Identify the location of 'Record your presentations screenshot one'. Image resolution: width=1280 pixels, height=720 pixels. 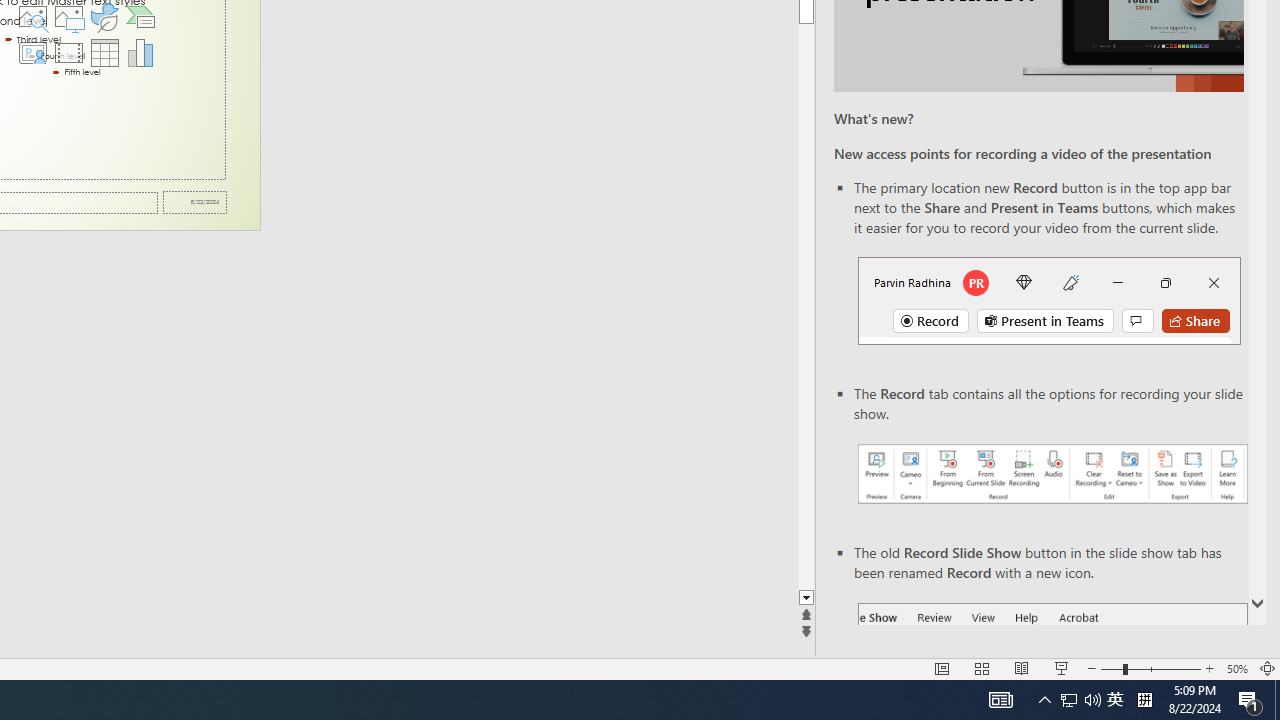
(1051, 474).